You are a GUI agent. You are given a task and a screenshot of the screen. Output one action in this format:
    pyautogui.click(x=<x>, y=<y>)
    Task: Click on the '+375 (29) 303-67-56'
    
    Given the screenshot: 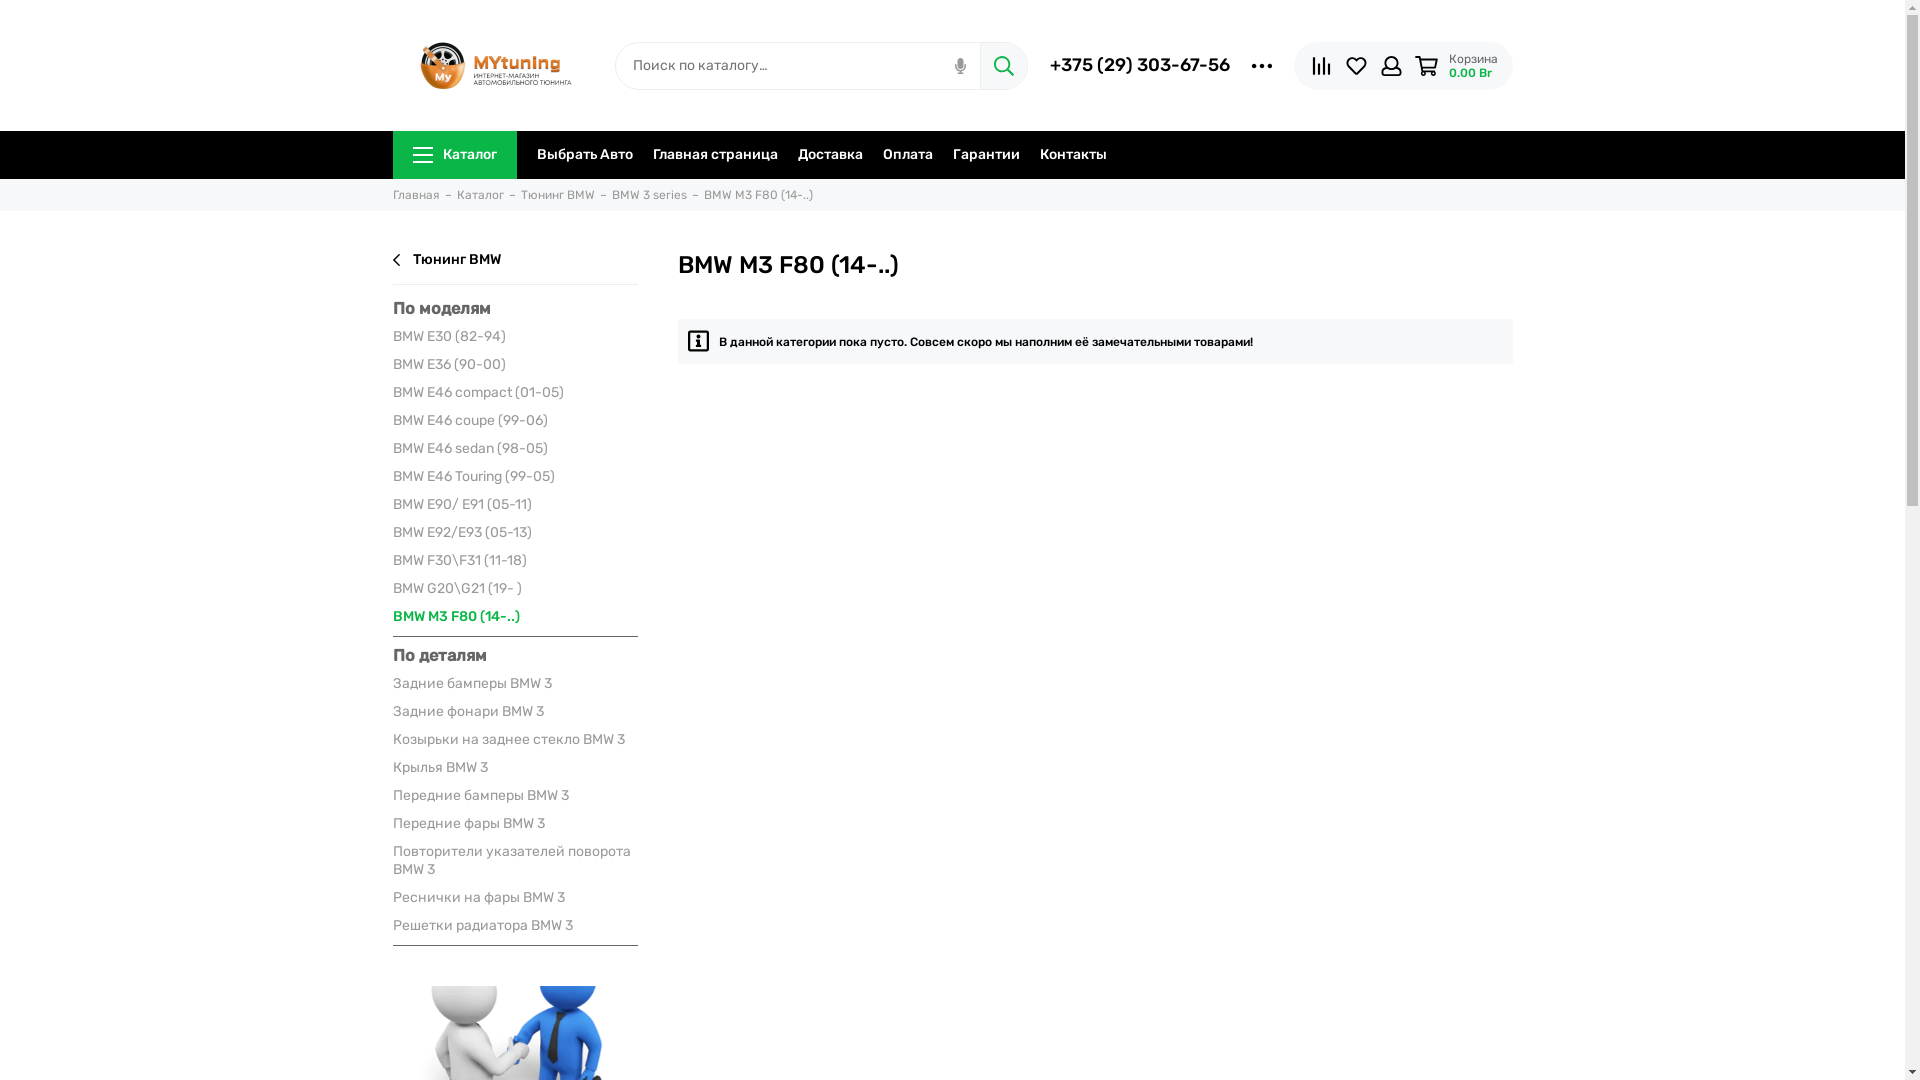 What is the action you would take?
    pyautogui.click(x=1140, y=64)
    